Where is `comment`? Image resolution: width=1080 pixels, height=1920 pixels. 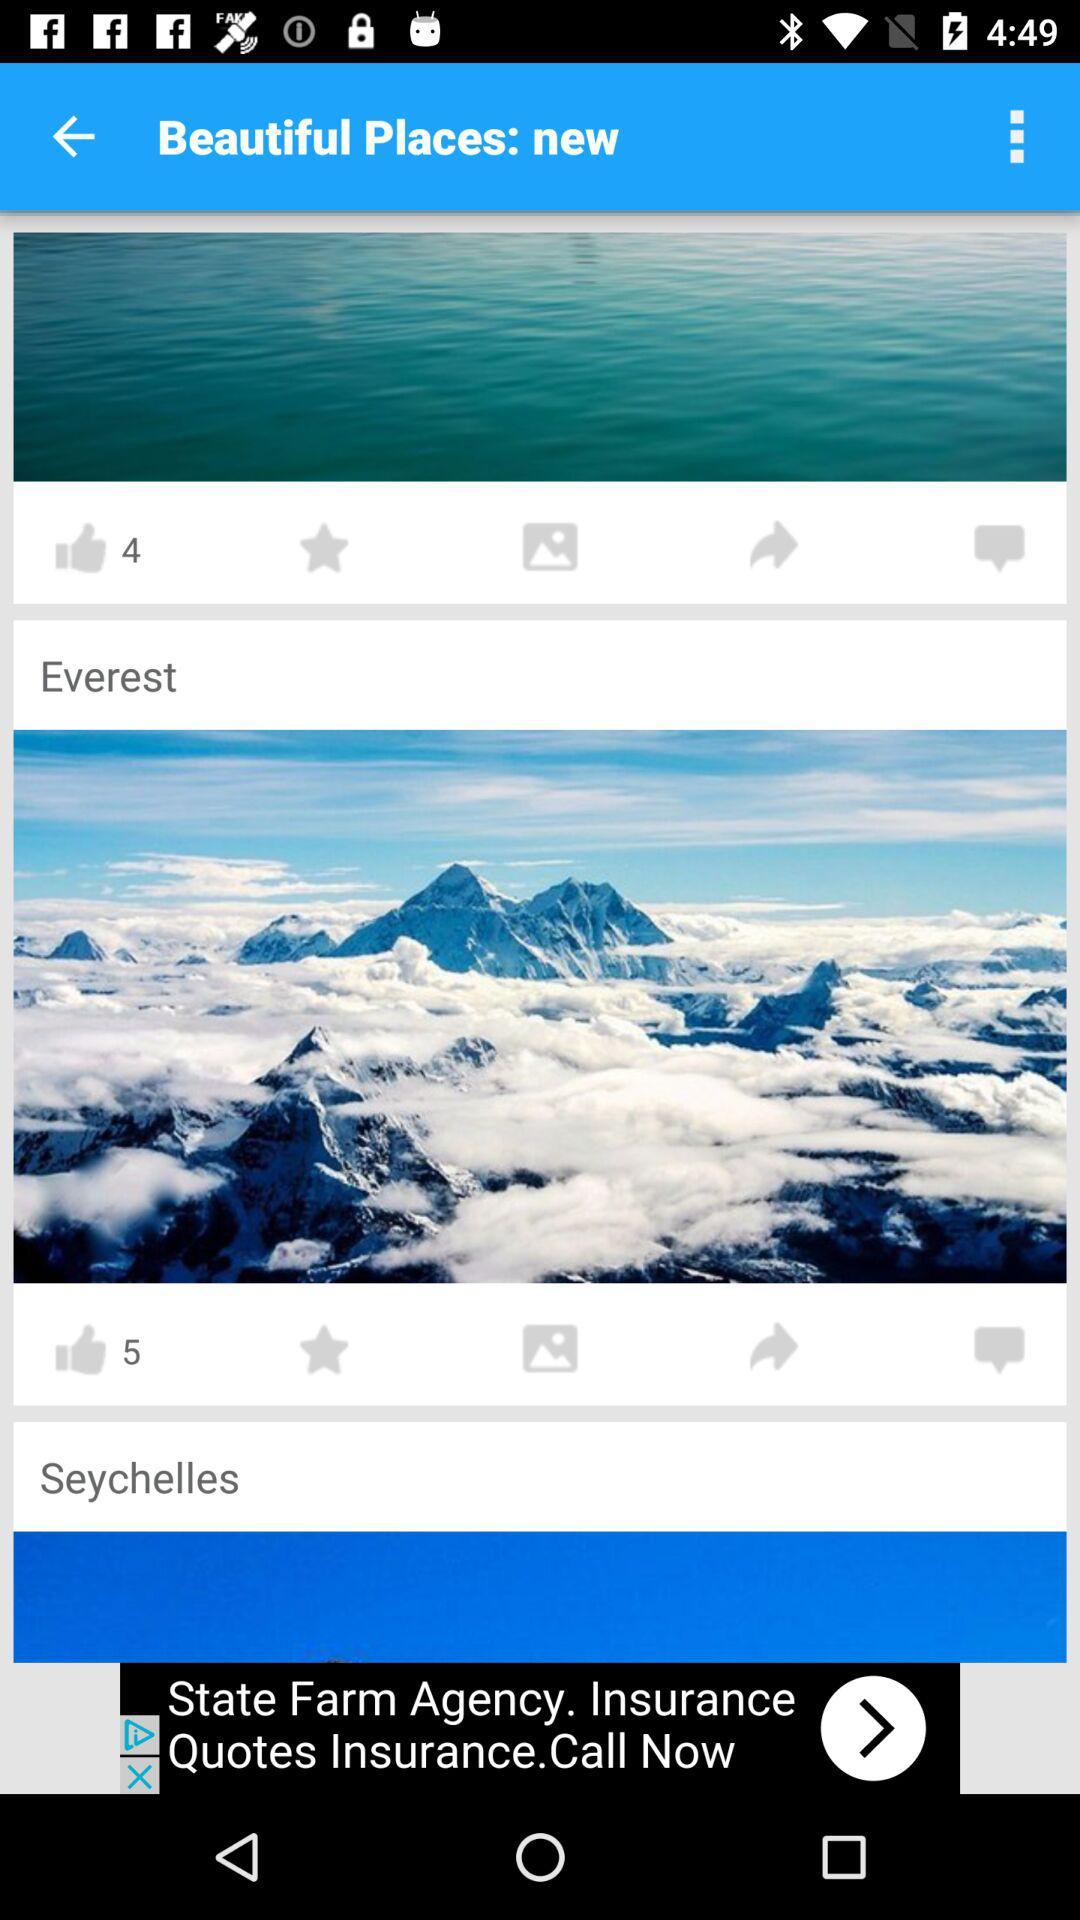
comment is located at coordinates (999, 1349).